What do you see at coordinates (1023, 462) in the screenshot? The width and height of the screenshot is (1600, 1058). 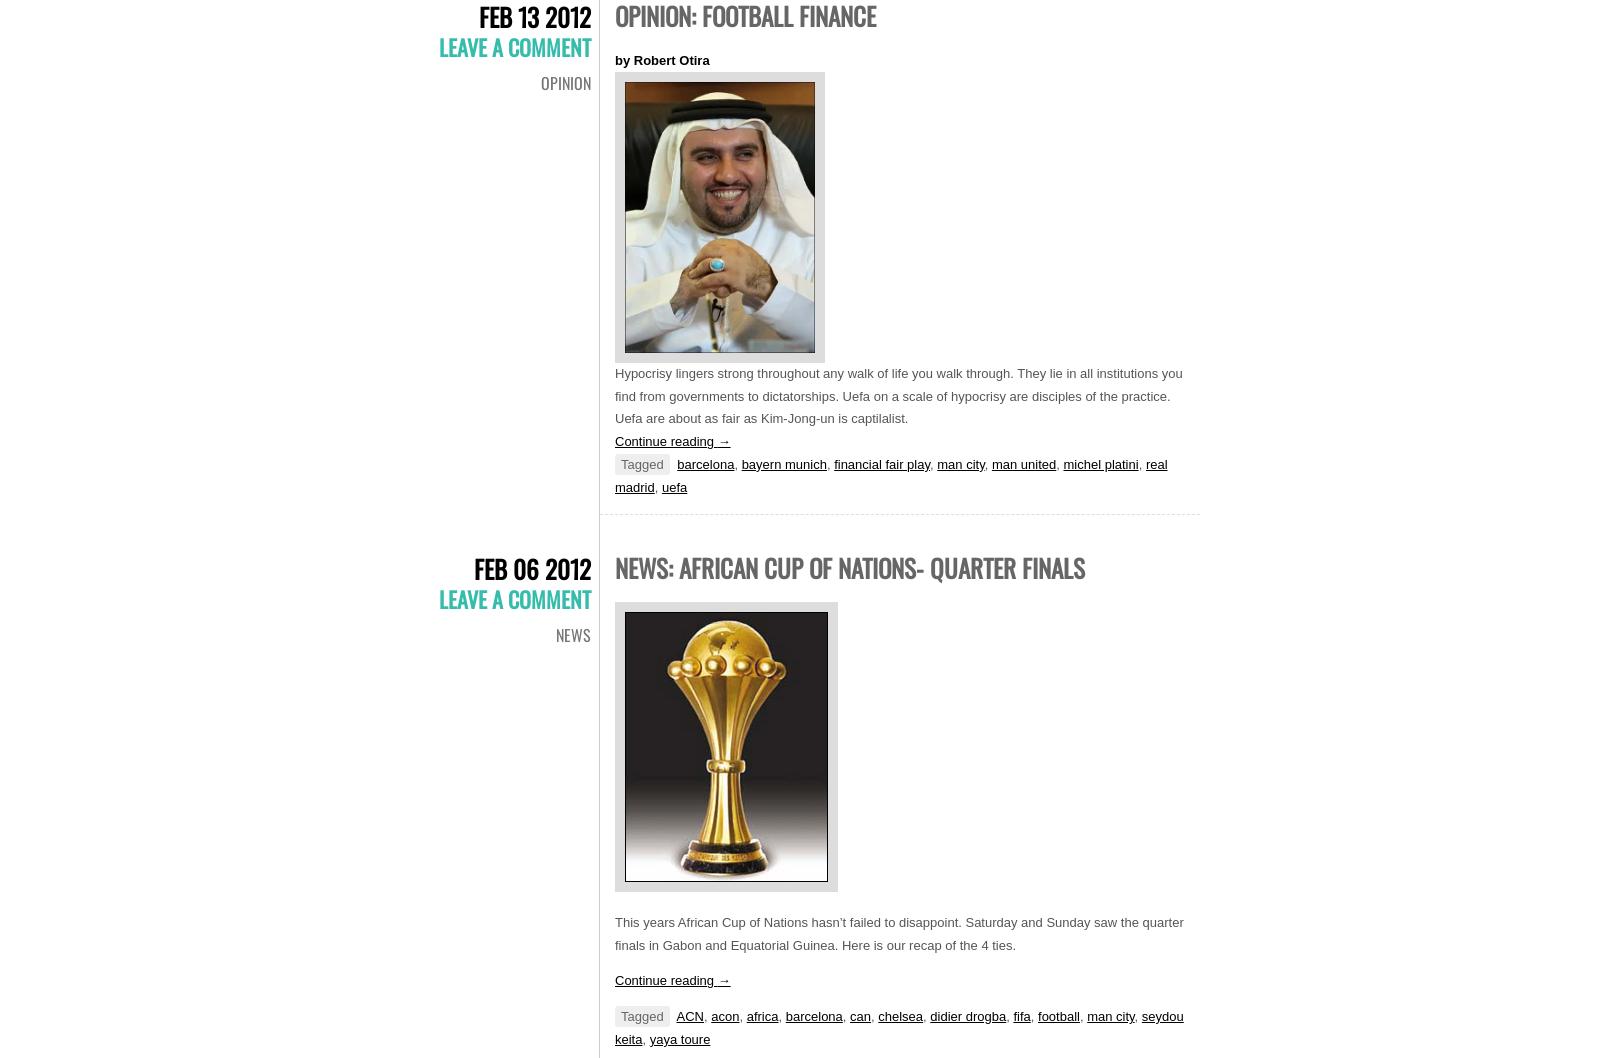 I see `'man united'` at bounding box center [1023, 462].